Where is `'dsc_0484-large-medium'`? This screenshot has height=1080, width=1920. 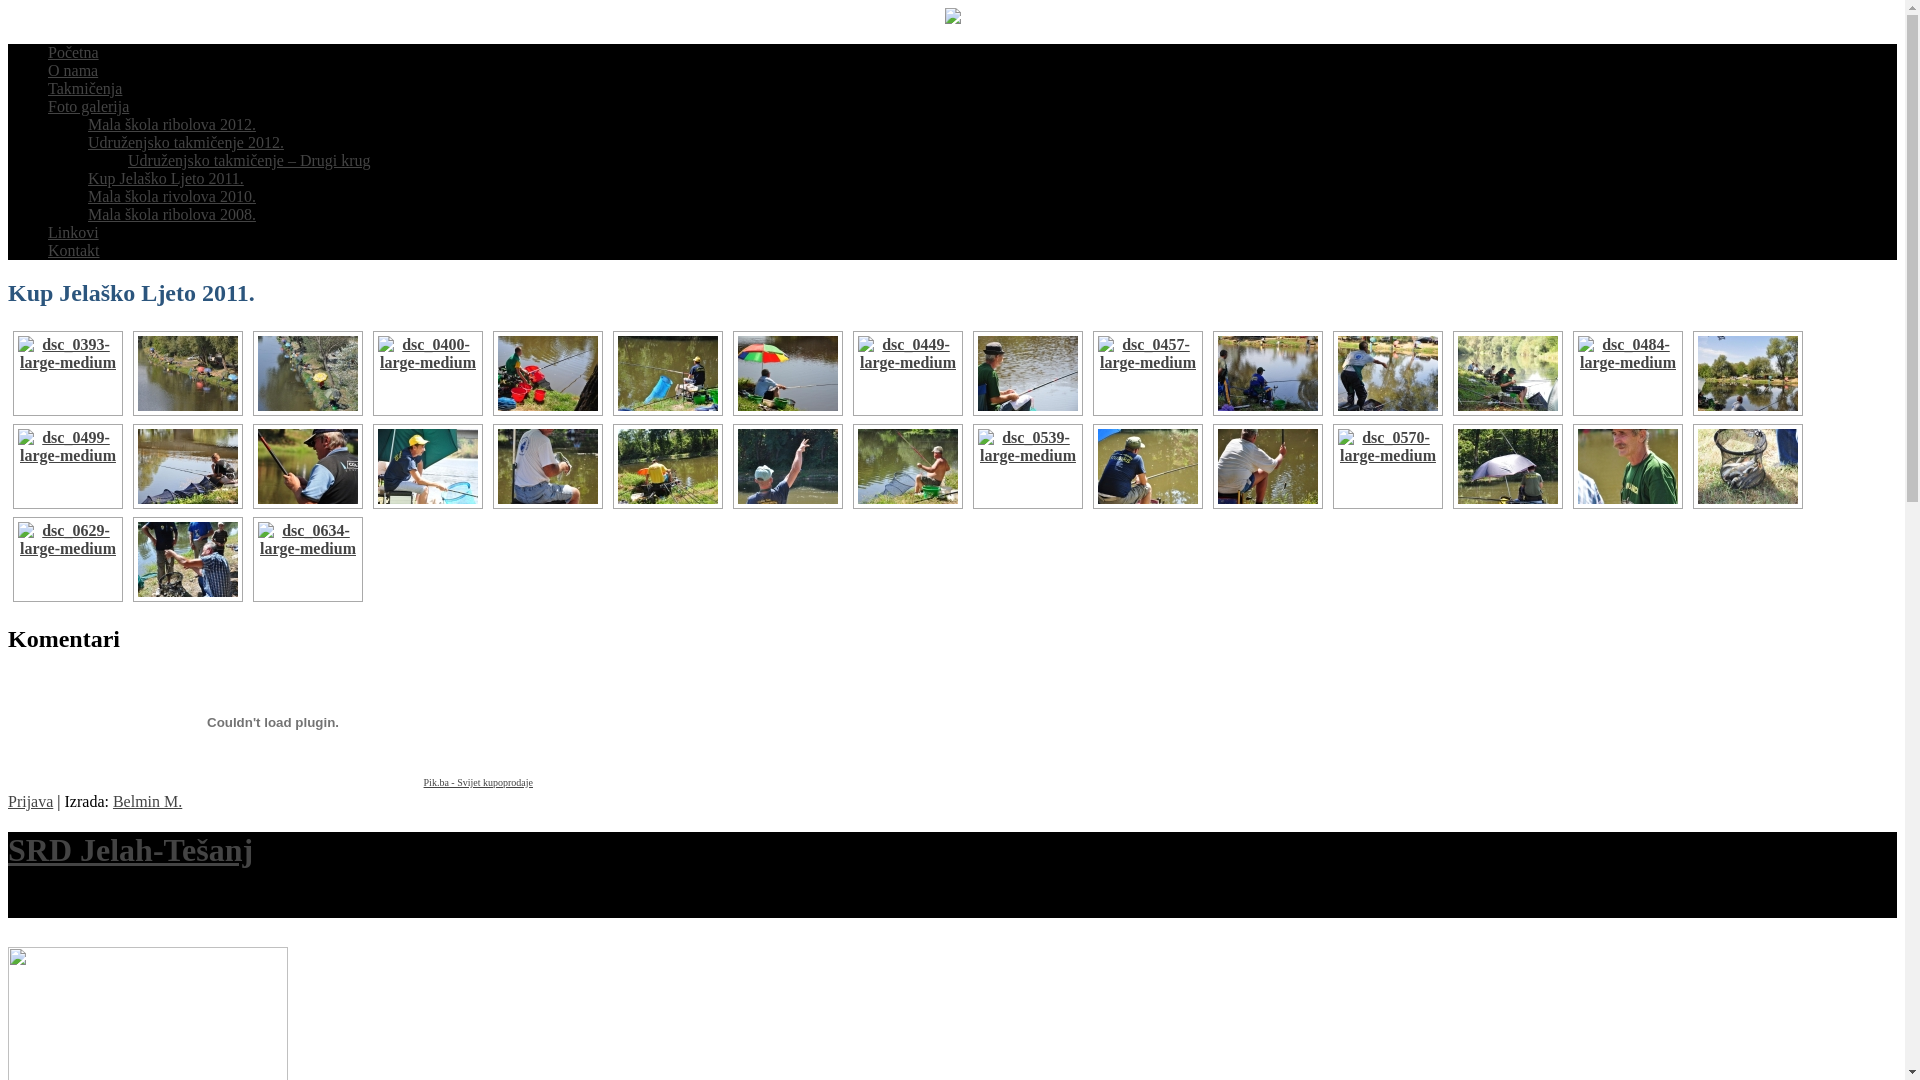 'dsc_0484-large-medium' is located at coordinates (1627, 373).